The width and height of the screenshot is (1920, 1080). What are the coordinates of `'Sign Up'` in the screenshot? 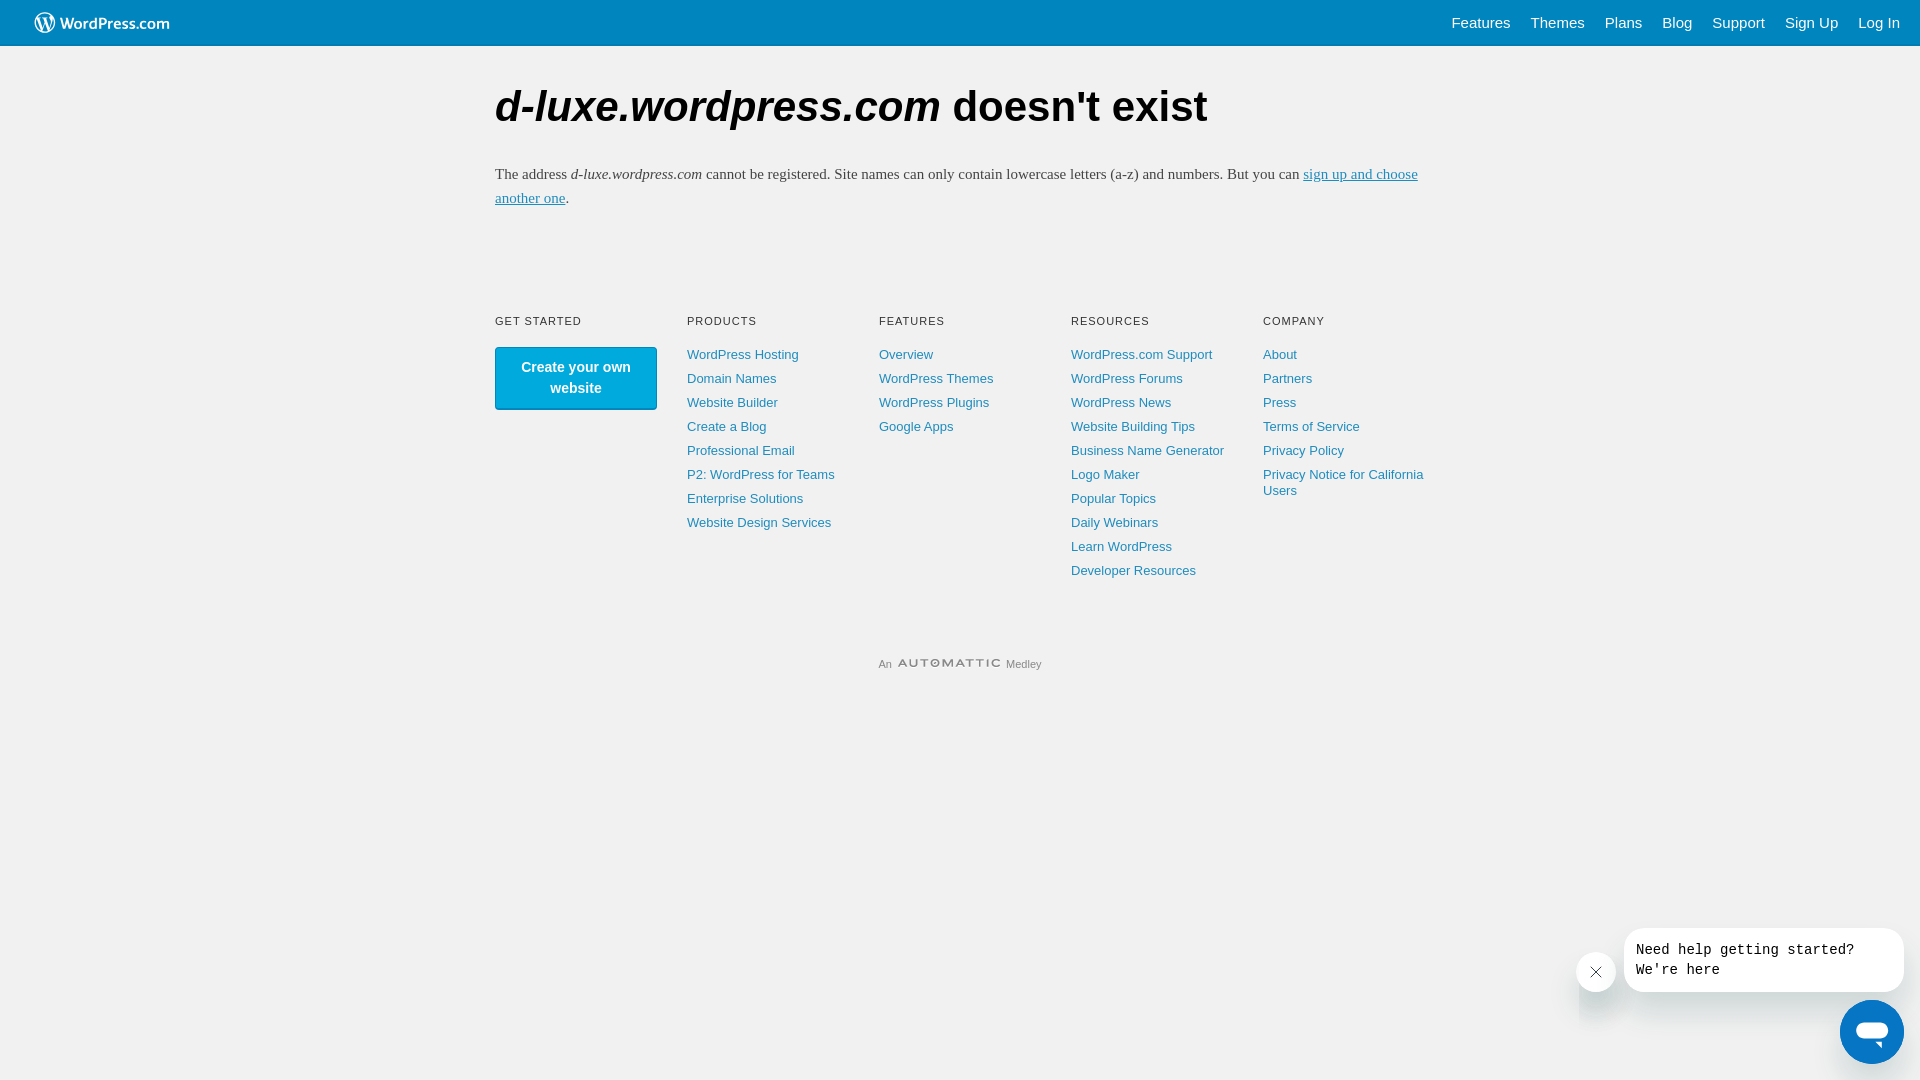 It's located at (1811, 23).